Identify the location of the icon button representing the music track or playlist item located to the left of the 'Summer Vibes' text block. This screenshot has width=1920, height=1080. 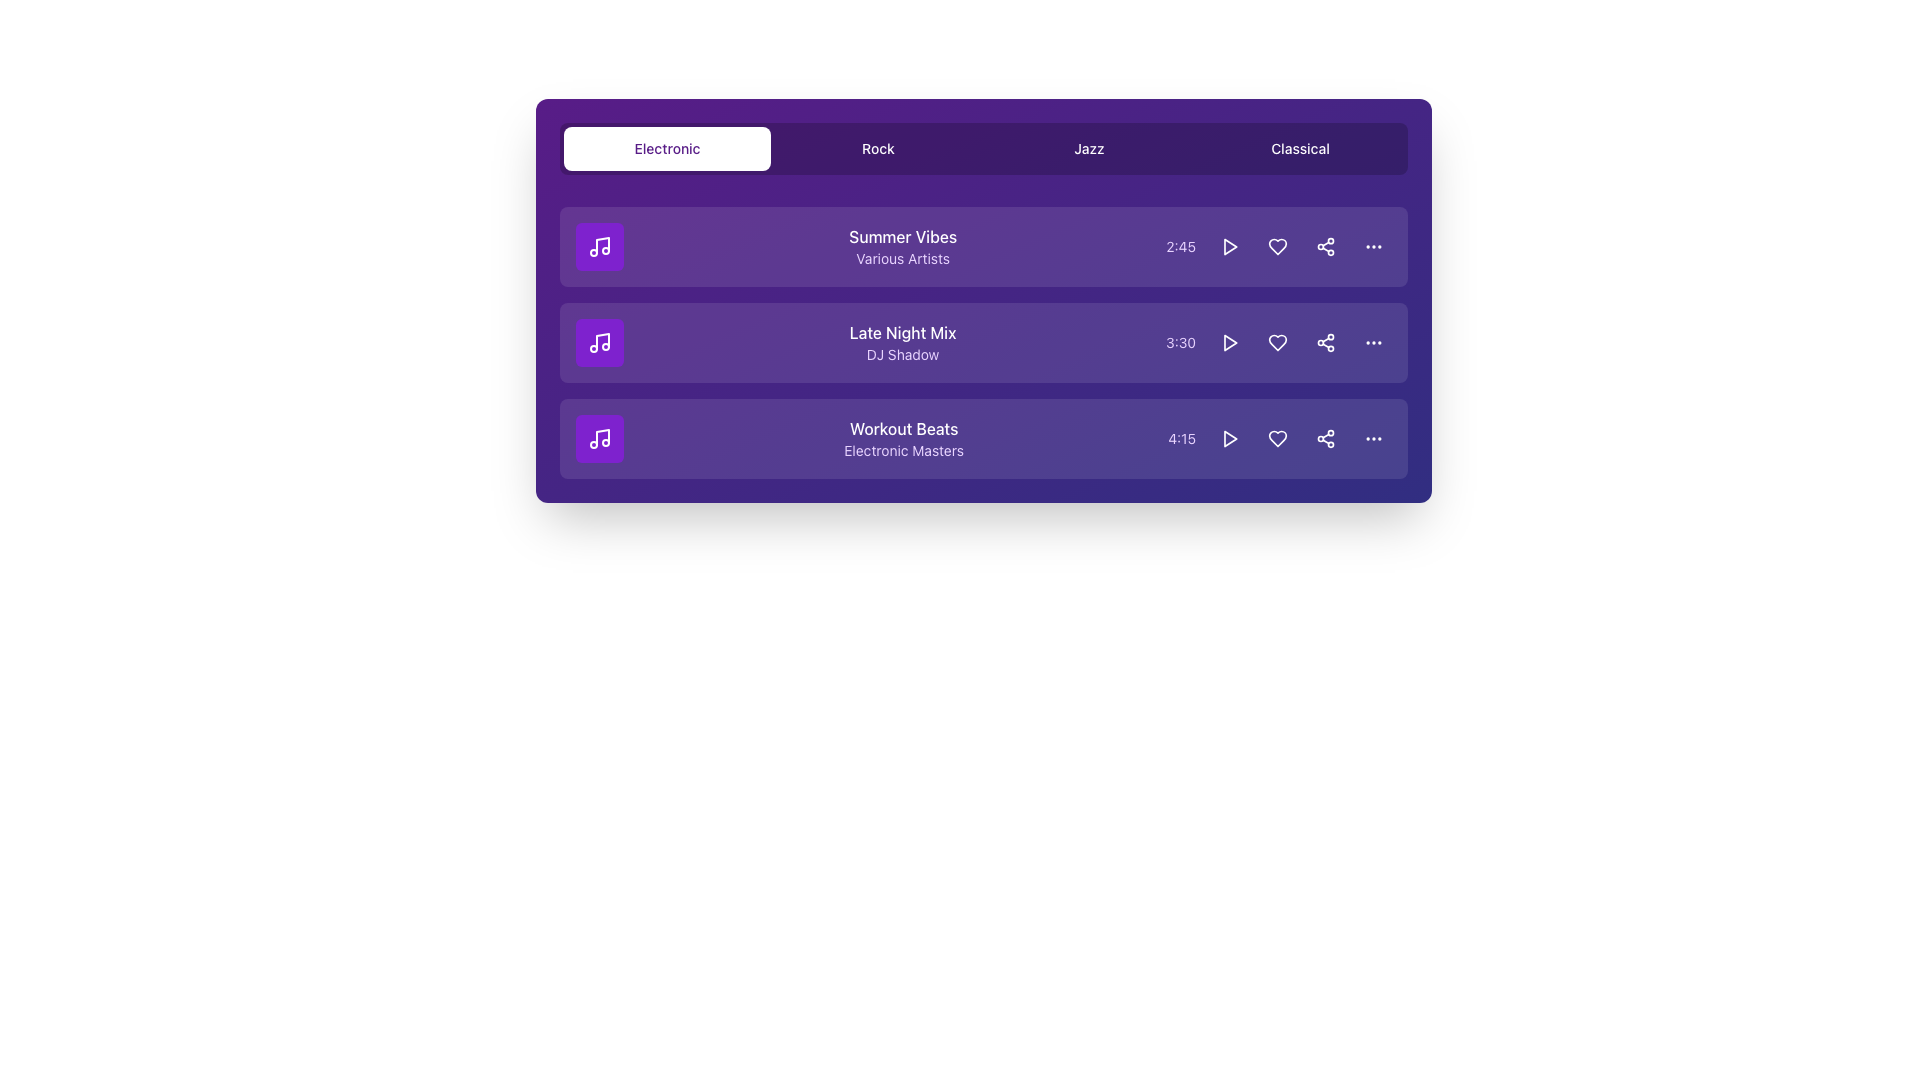
(599, 245).